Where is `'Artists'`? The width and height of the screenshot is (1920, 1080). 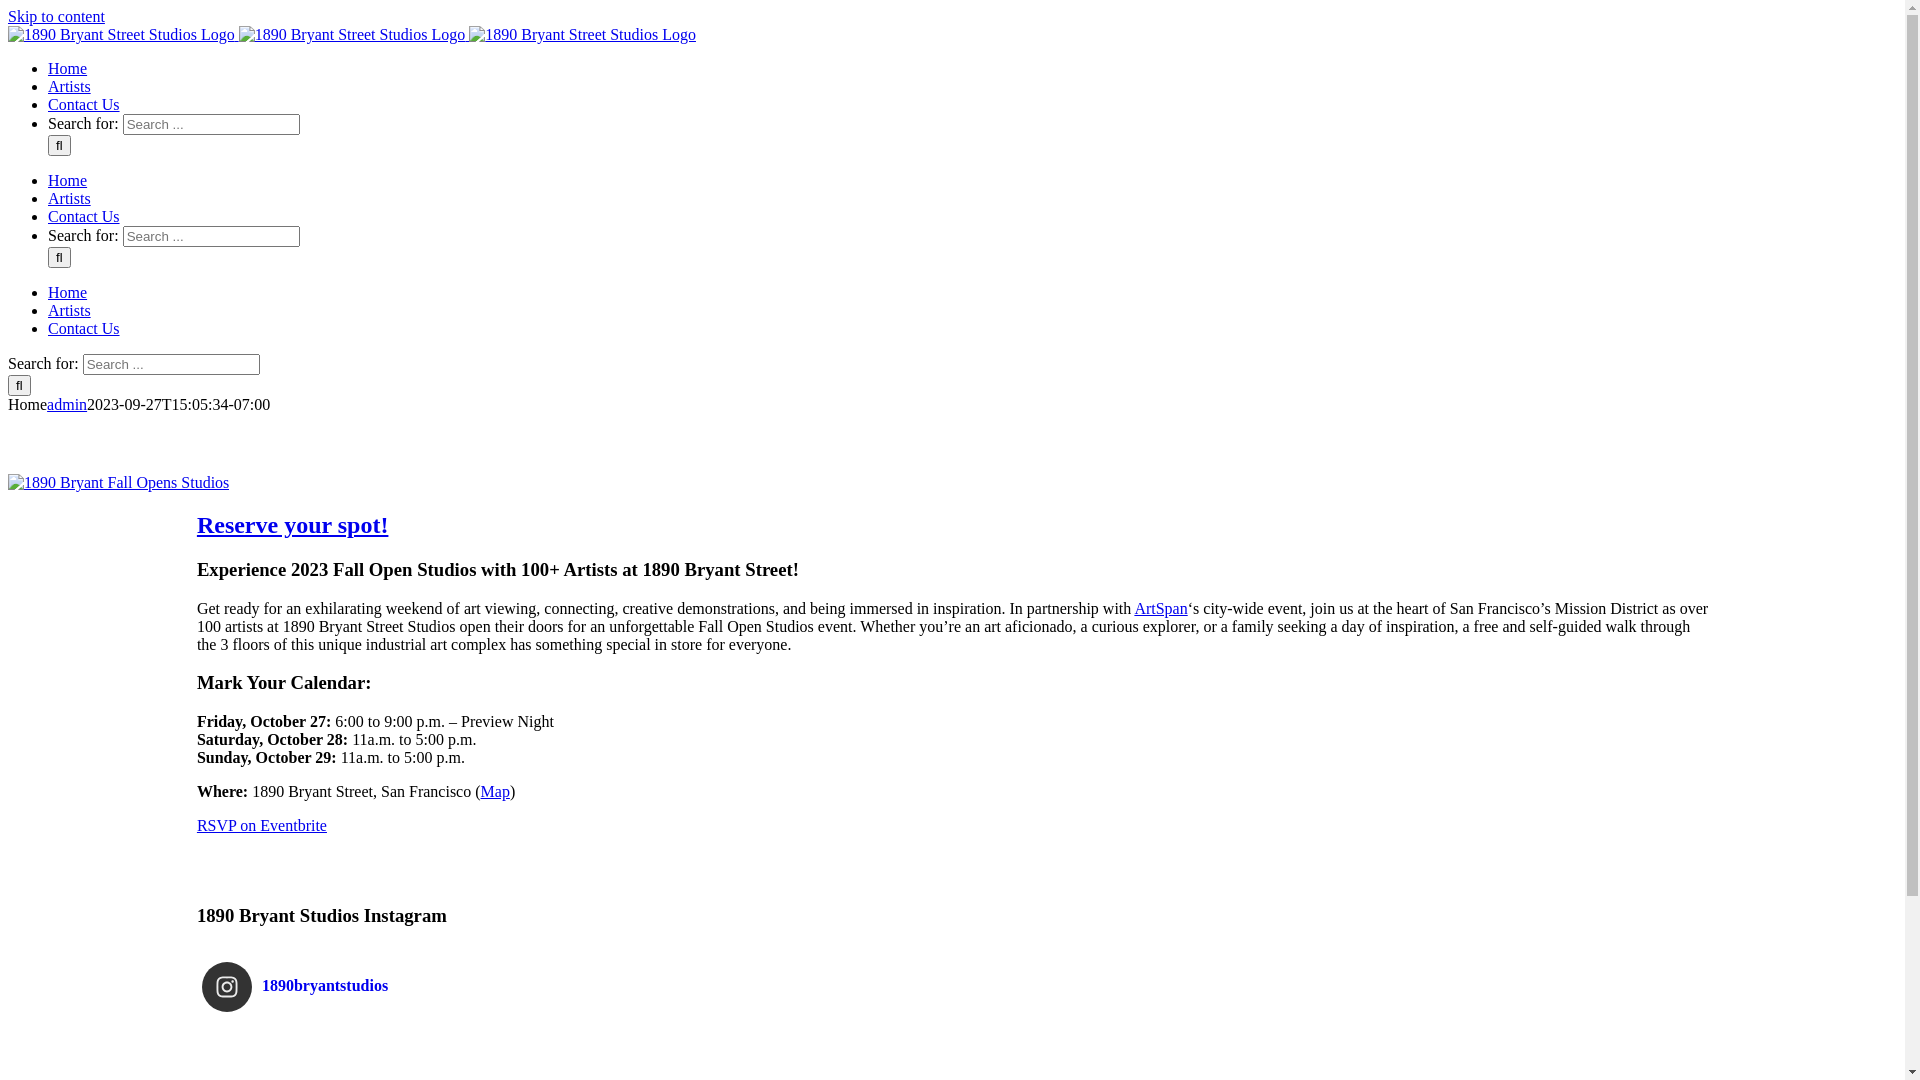 'Artists' is located at coordinates (69, 310).